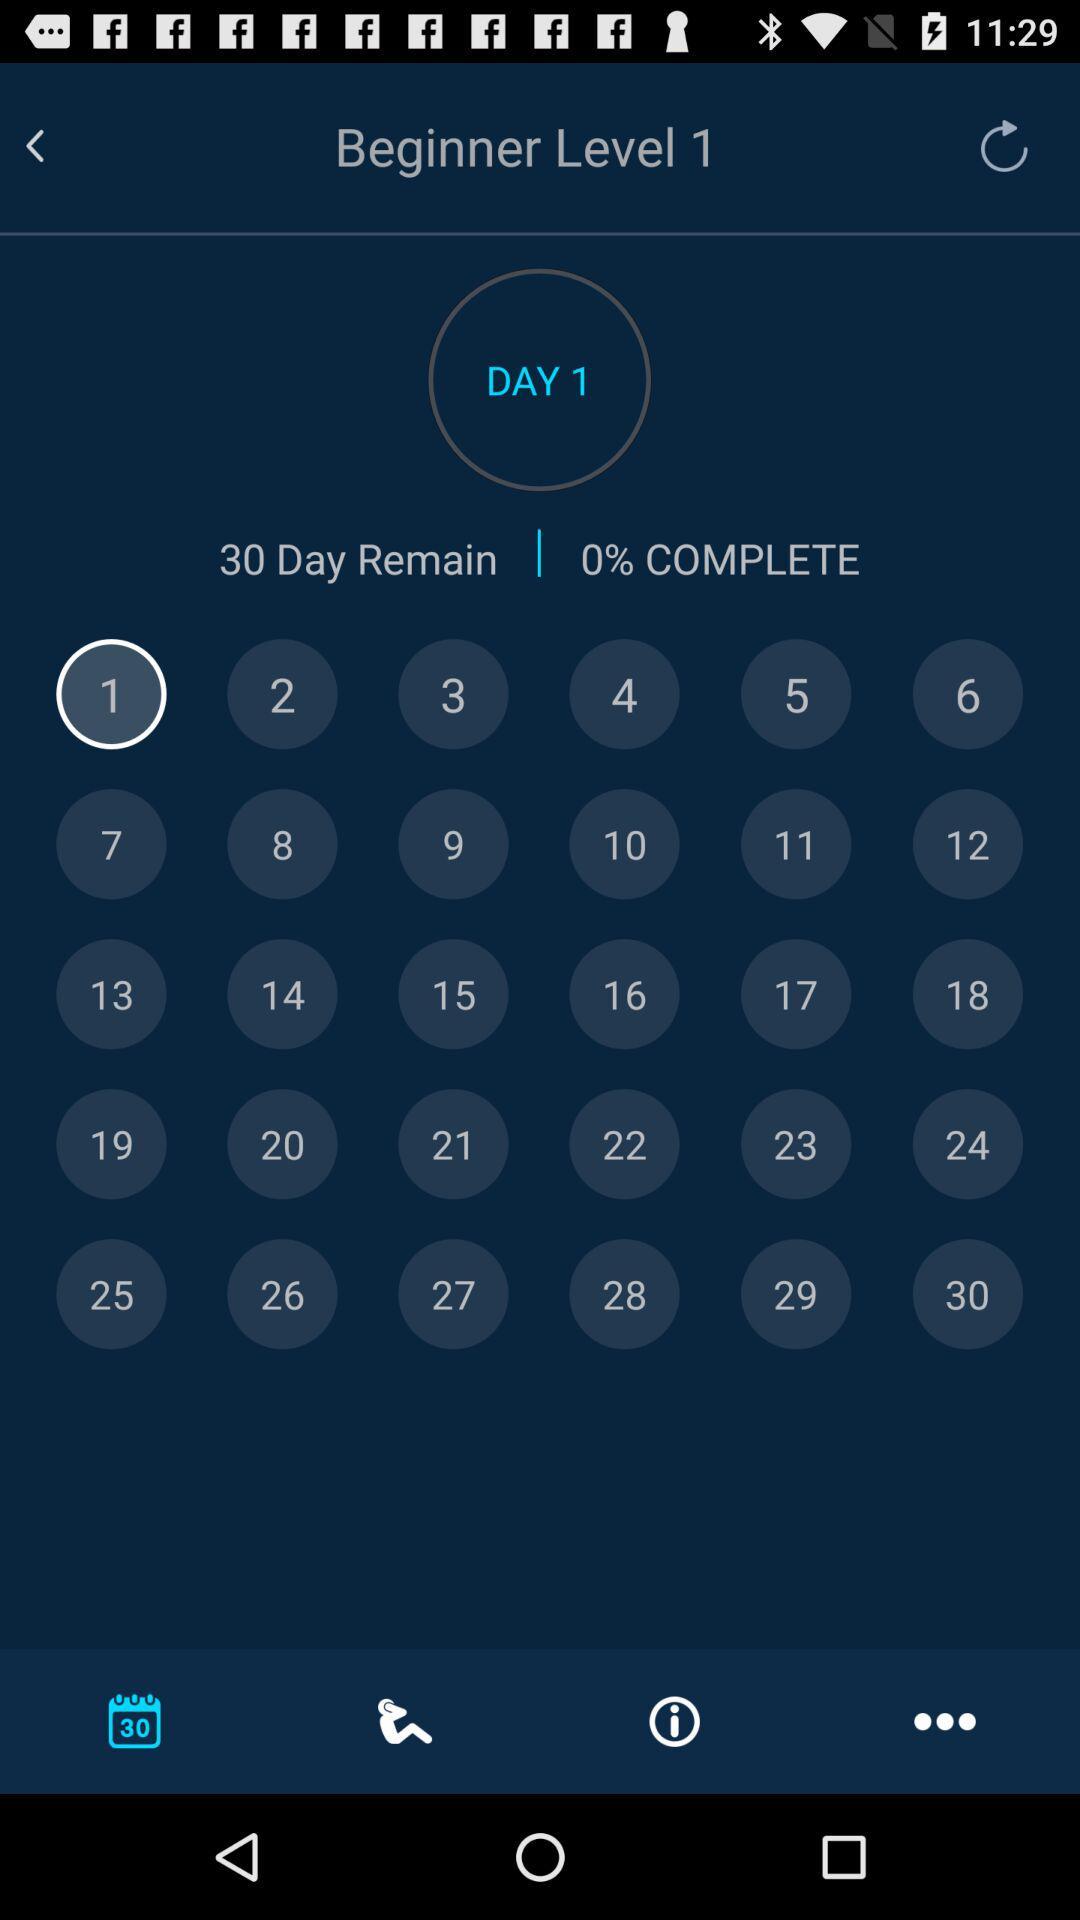 This screenshot has height=1920, width=1080. What do you see at coordinates (58, 145) in the screenshot?
I see `go back` at bounding box center [58, 145].